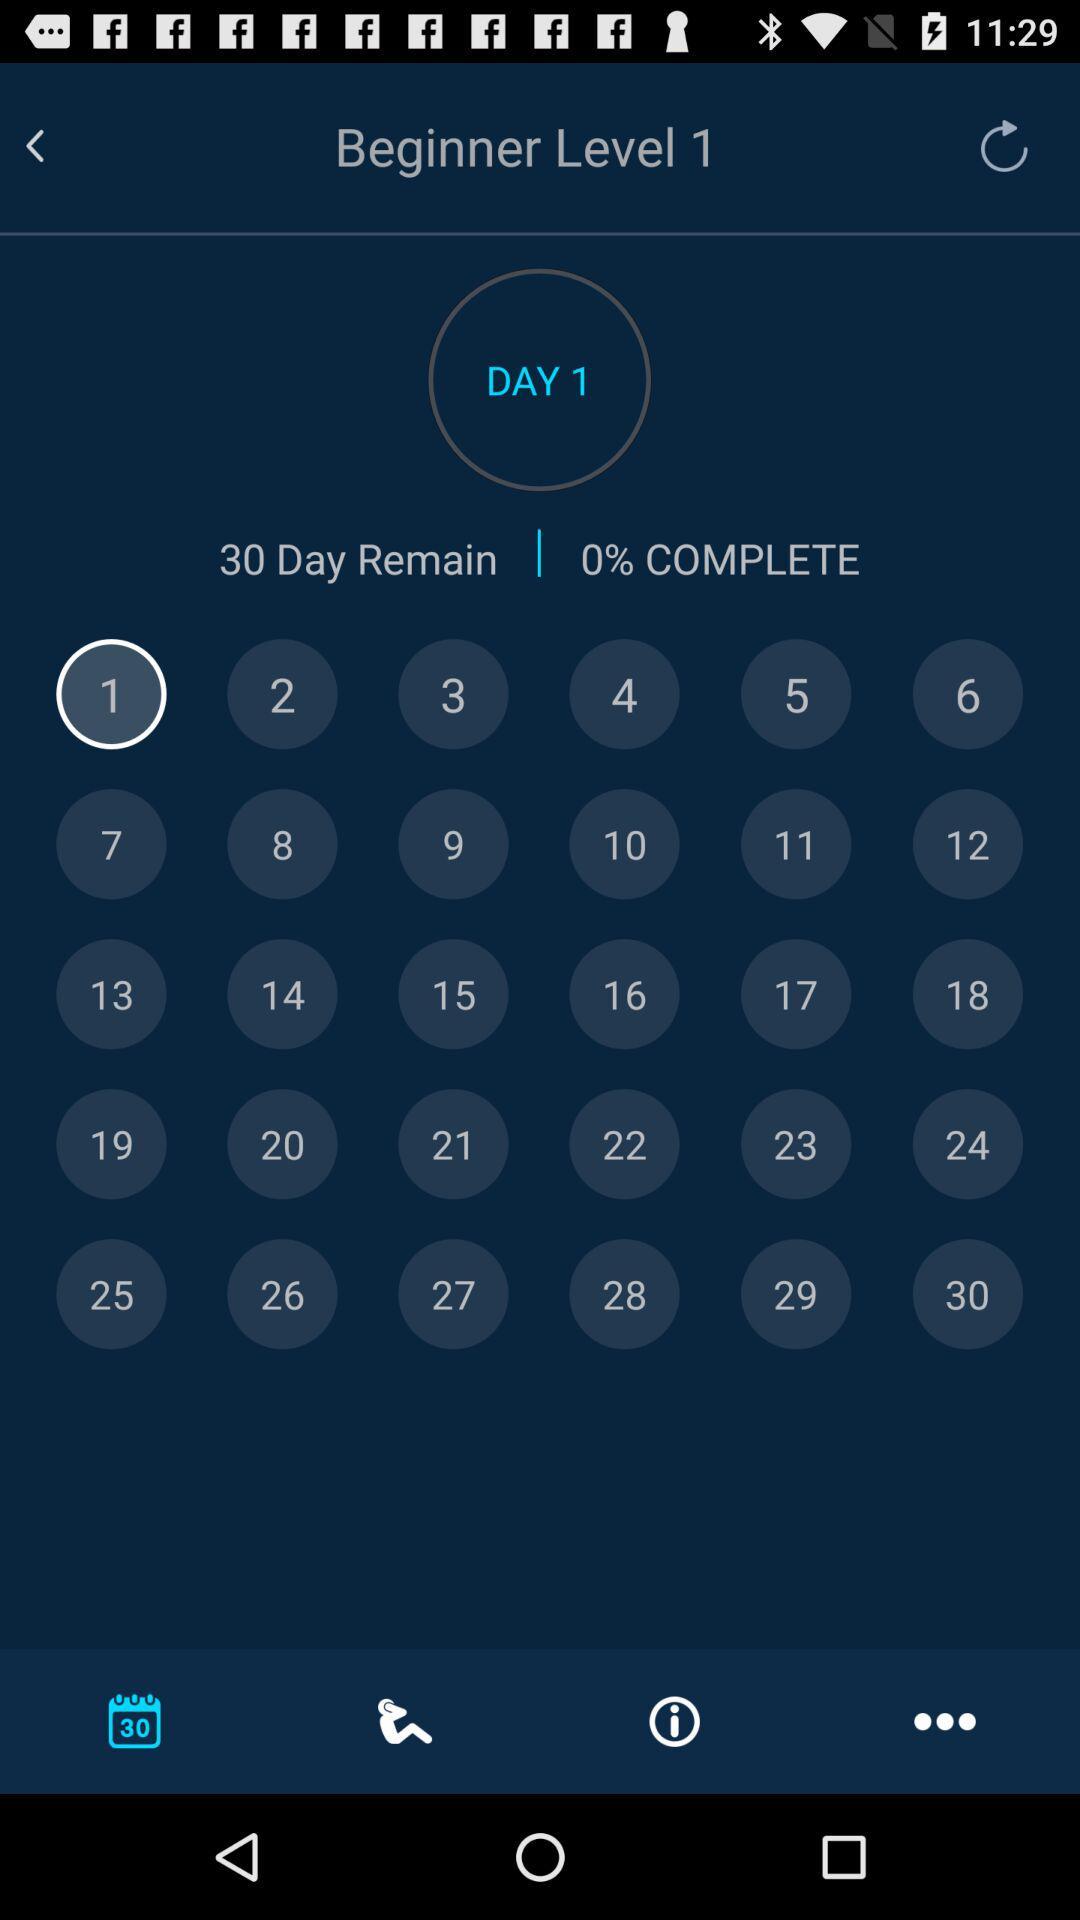 This screenshot has height=1920, width=1080. What do you see at coordinates (58, 145) in the screenshot?
I see `go back` at bounding box center [58, 145].